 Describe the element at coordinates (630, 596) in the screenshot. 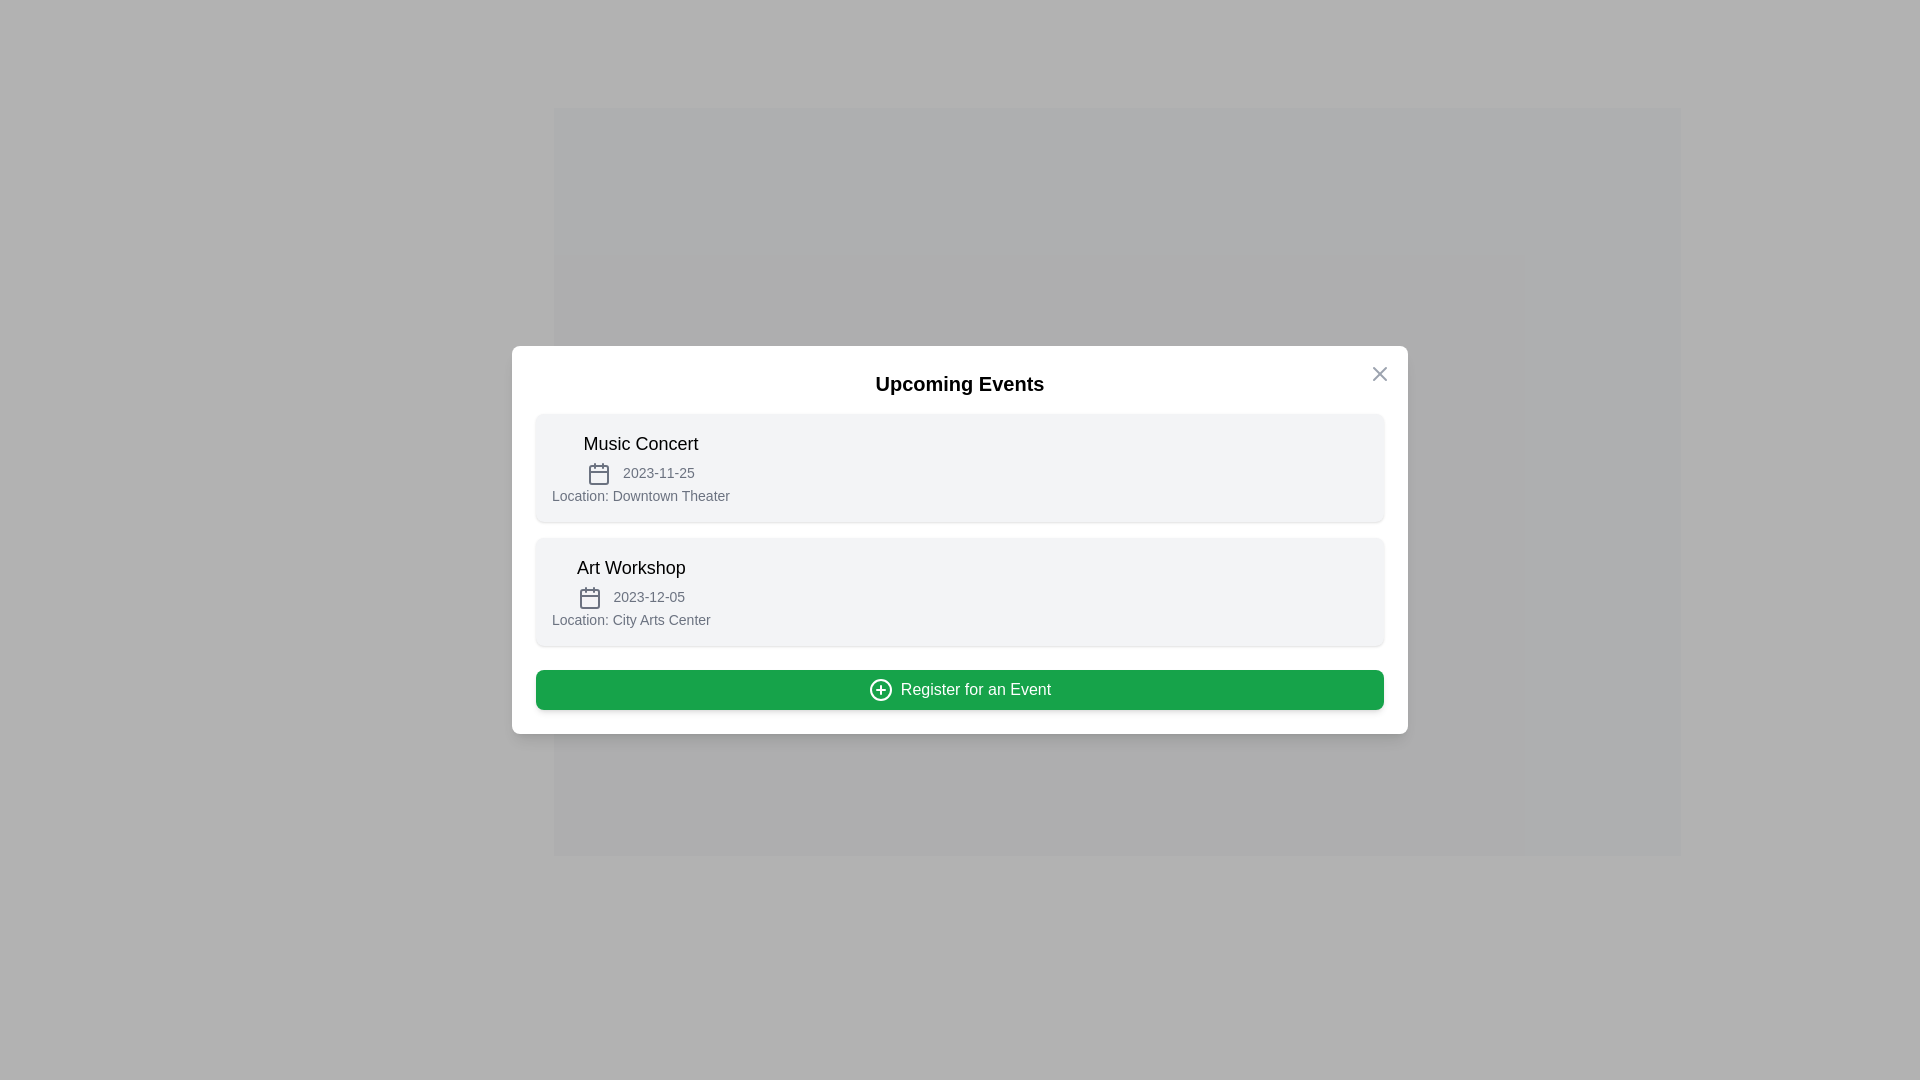

I see `date displayed in the text element located below the 'Art Workshop' title and above the 'Location: City Arts Center' text` at that location.